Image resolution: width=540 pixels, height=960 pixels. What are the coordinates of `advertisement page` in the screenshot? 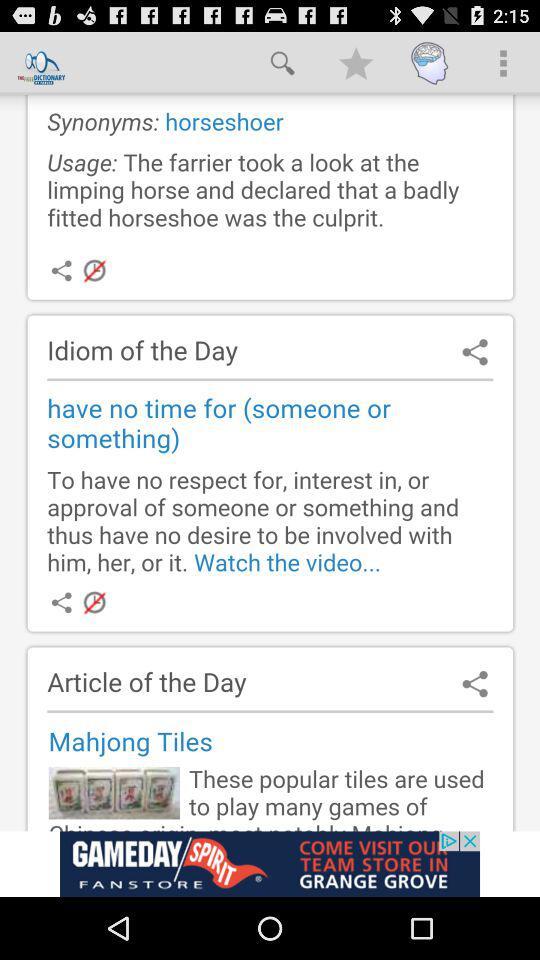 It's located at (270, 863).